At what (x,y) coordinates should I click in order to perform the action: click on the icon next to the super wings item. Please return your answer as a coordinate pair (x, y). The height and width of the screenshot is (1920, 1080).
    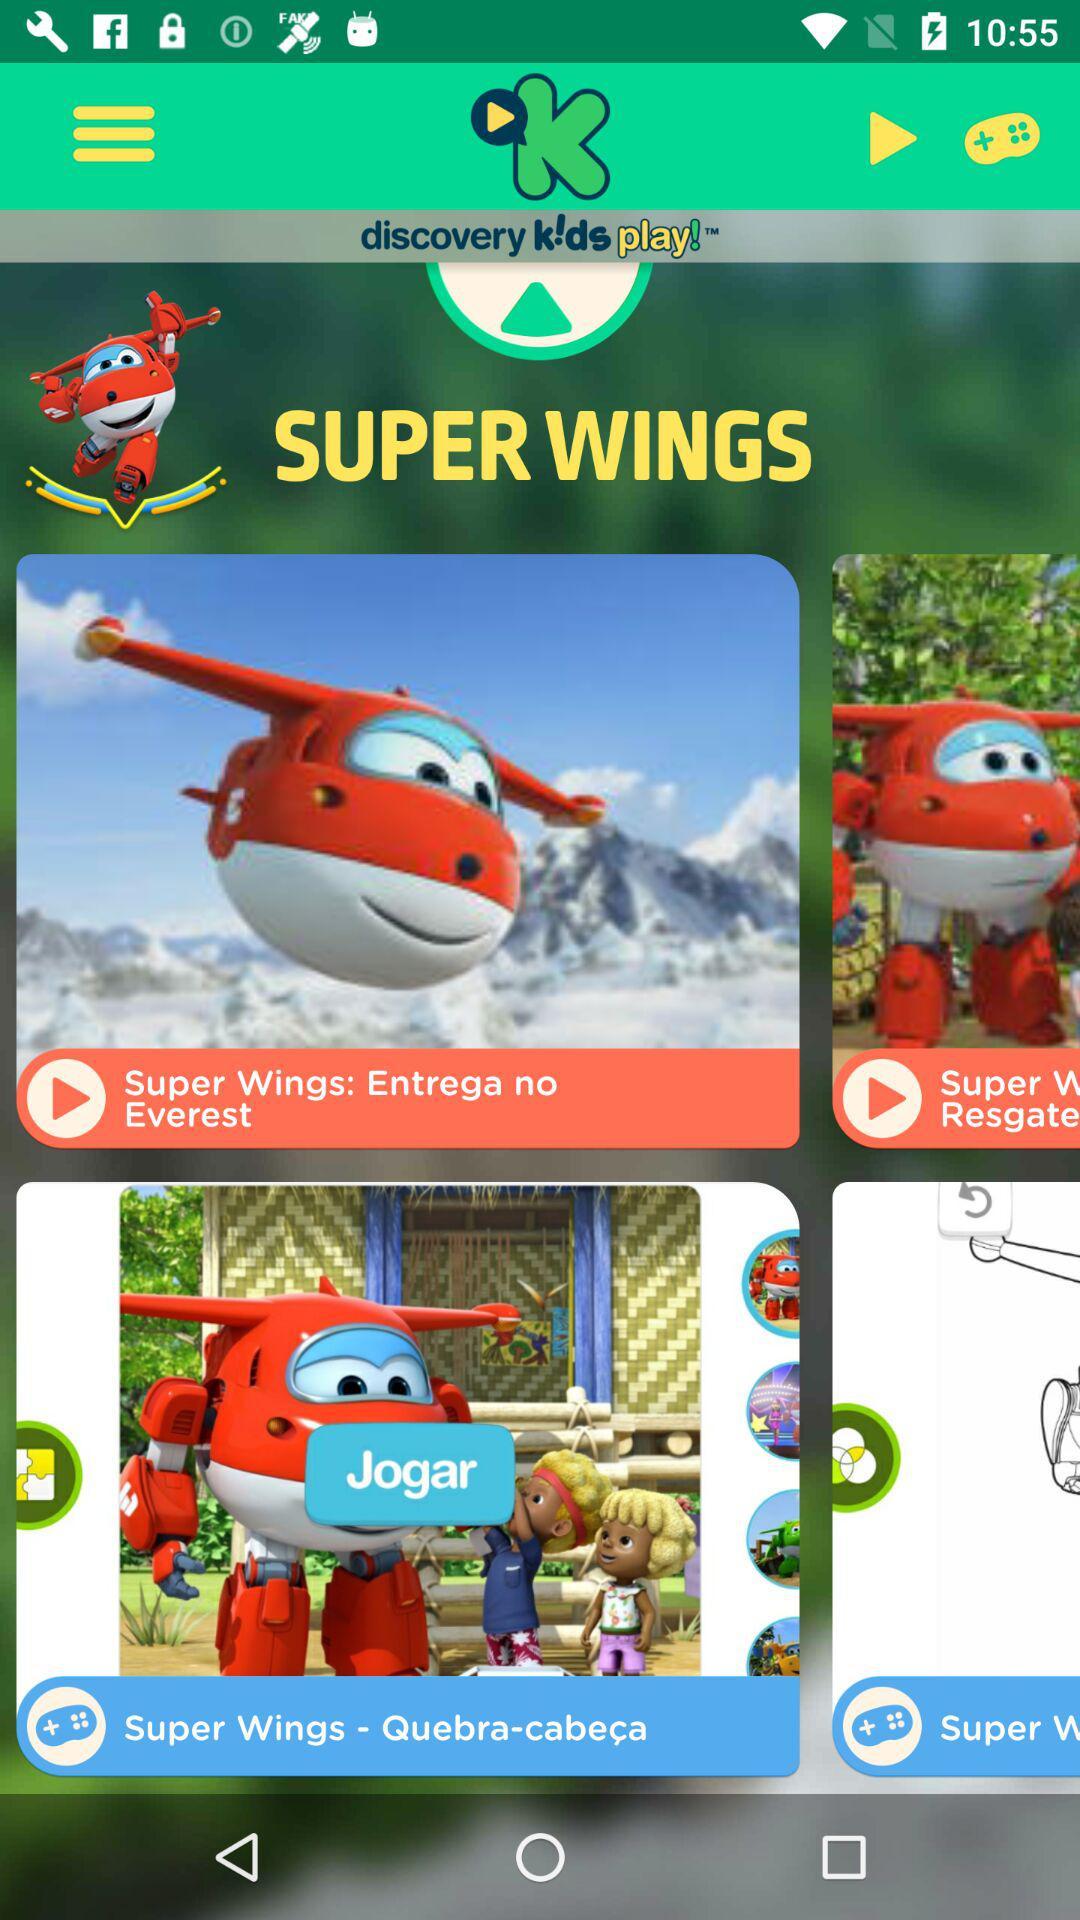
    Looking at the image, I should click on (126, 410).